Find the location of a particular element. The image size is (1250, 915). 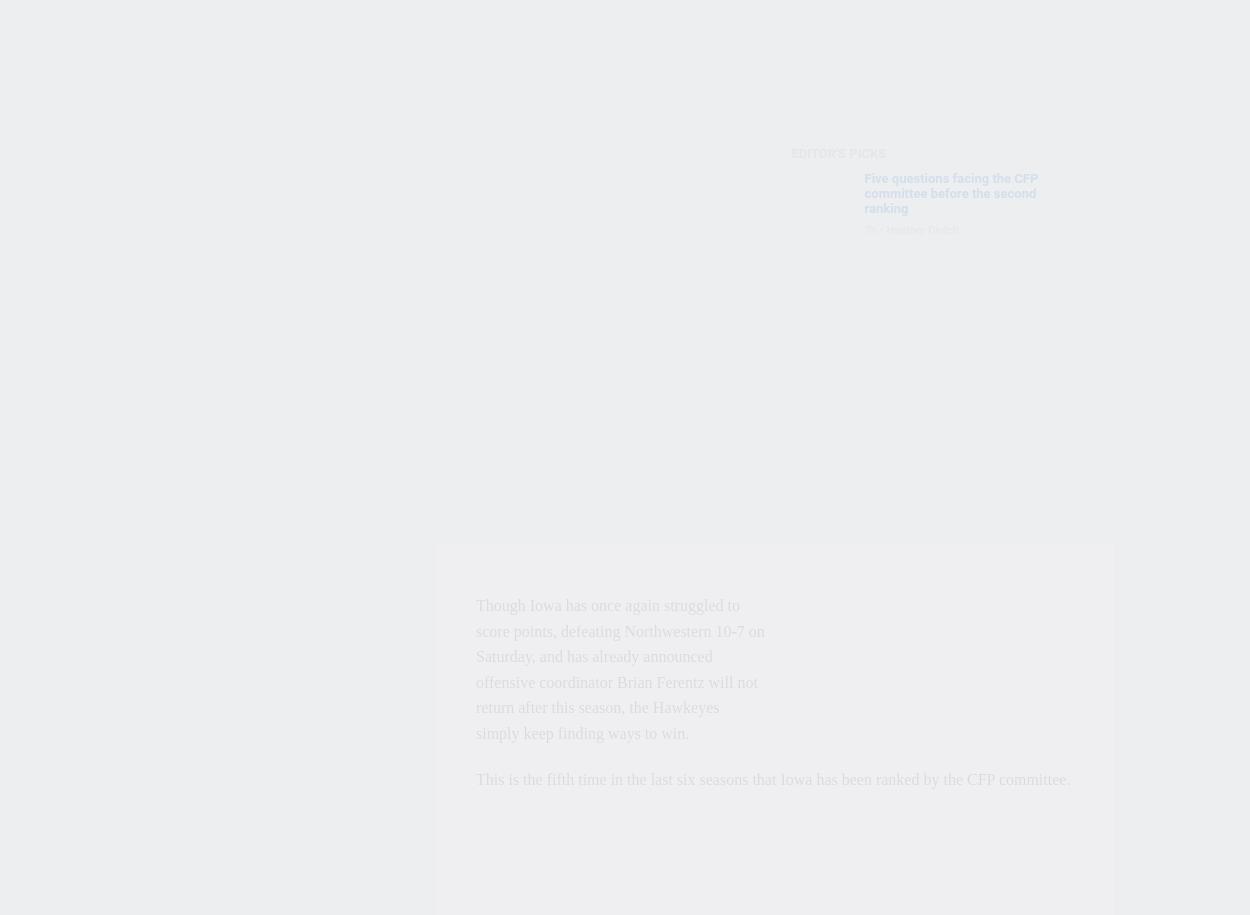

'Editor's Picks' is located at coordinates (837, 152).